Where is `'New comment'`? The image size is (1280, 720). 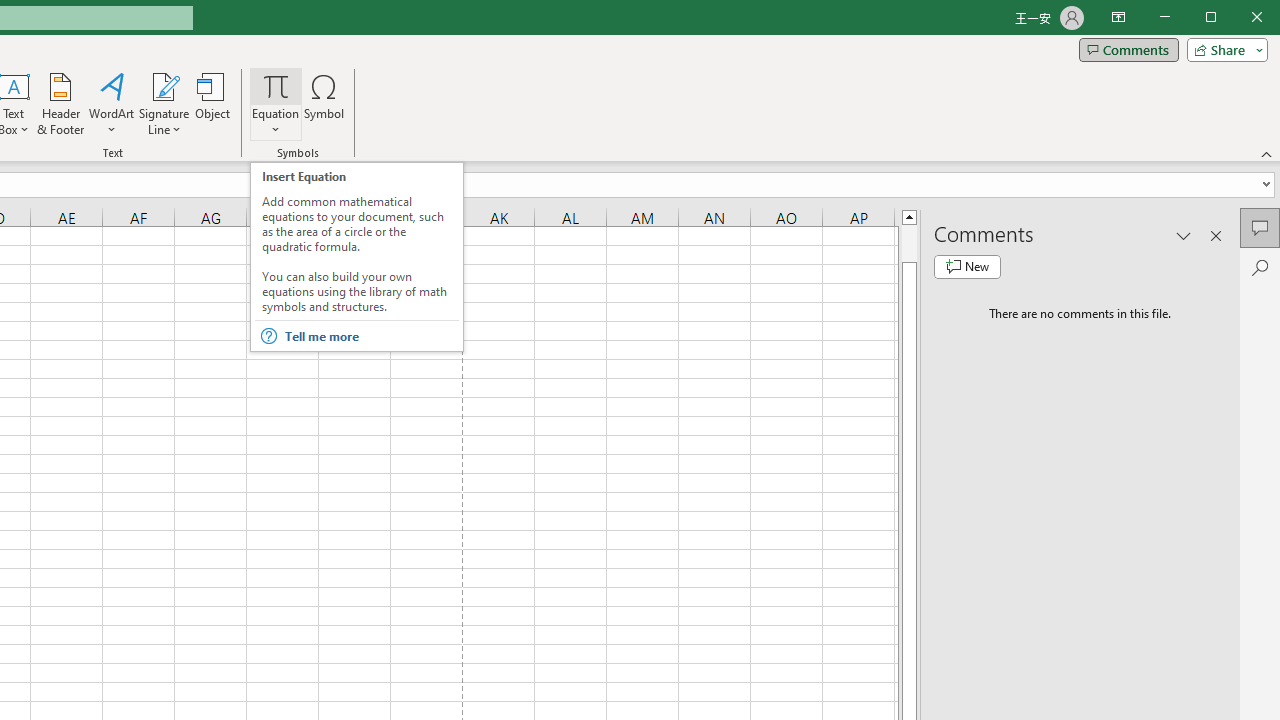 'New comment' is located at coordinates (967, 266).